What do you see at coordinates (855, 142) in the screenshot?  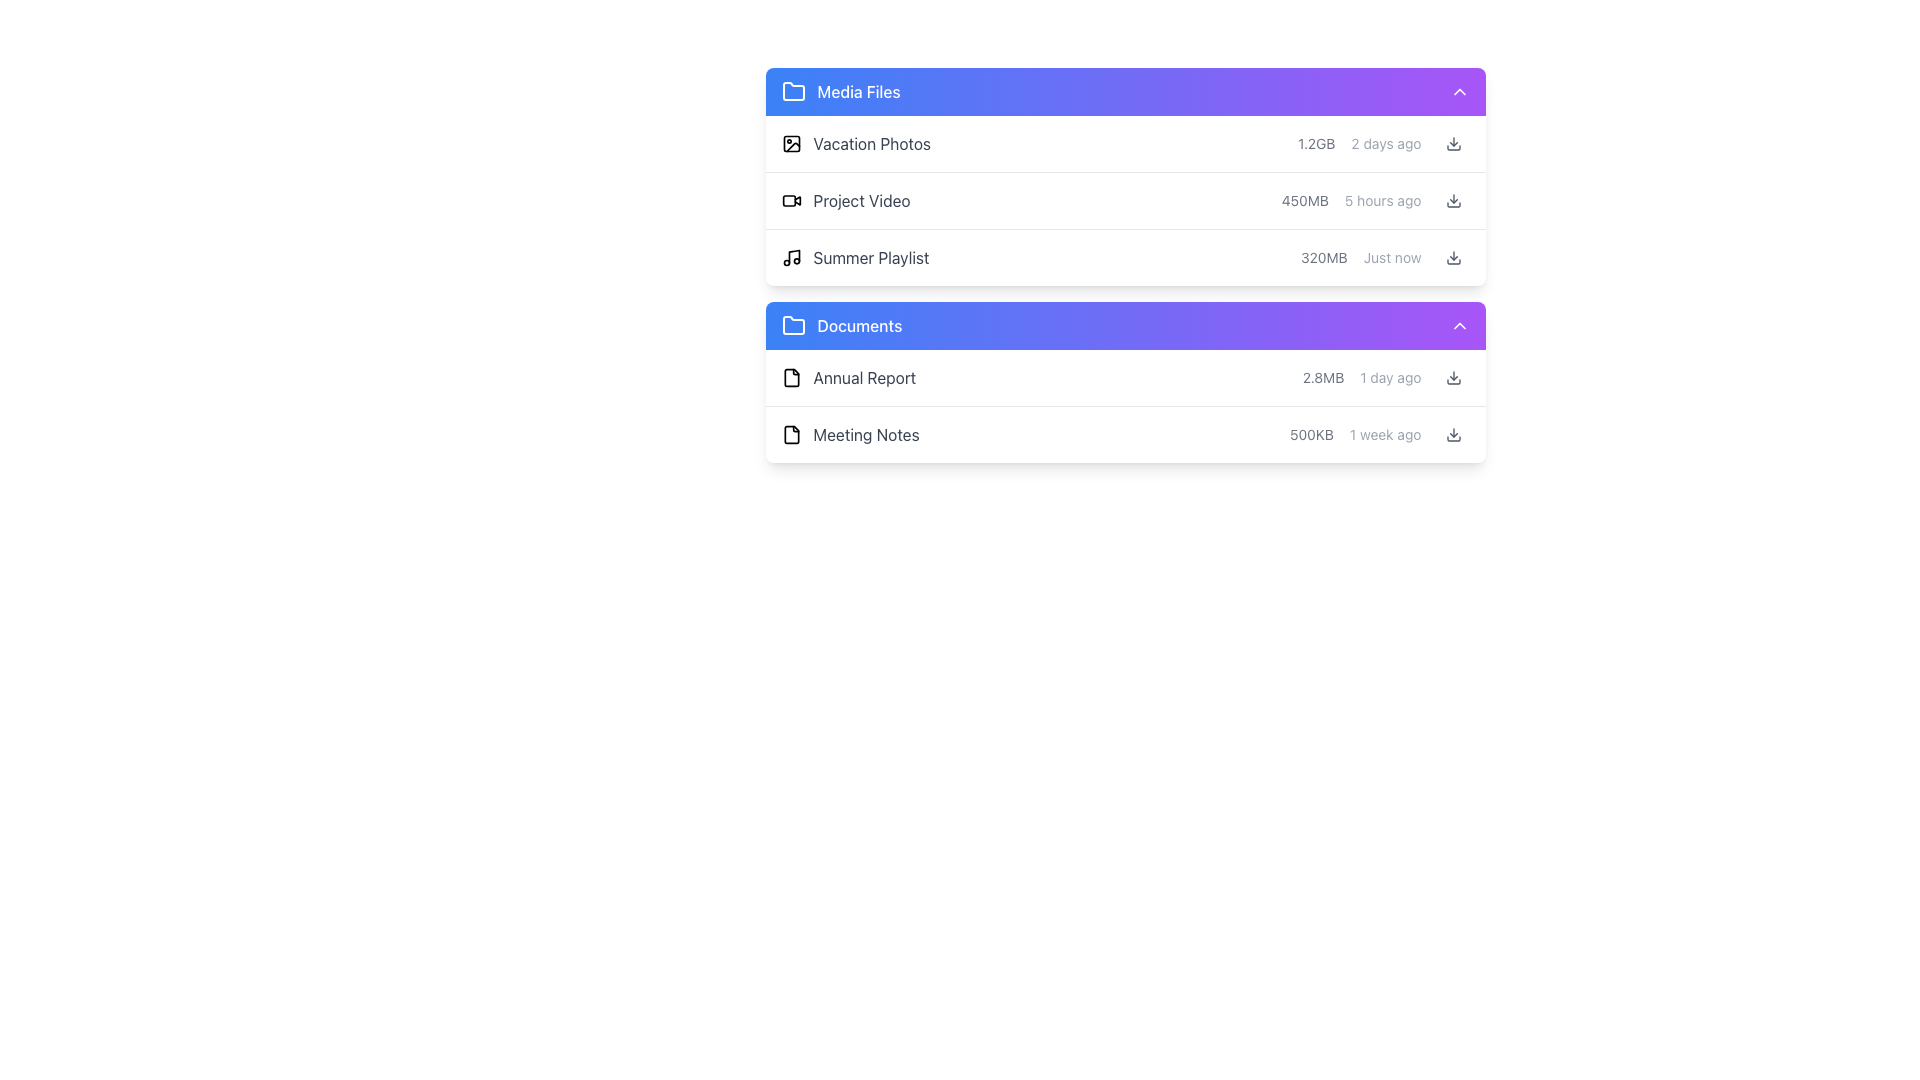 I see `the 'Vacation Photos' label with icon, which is the first item under the 'Media Files' section` at bounding box center [855, 142].